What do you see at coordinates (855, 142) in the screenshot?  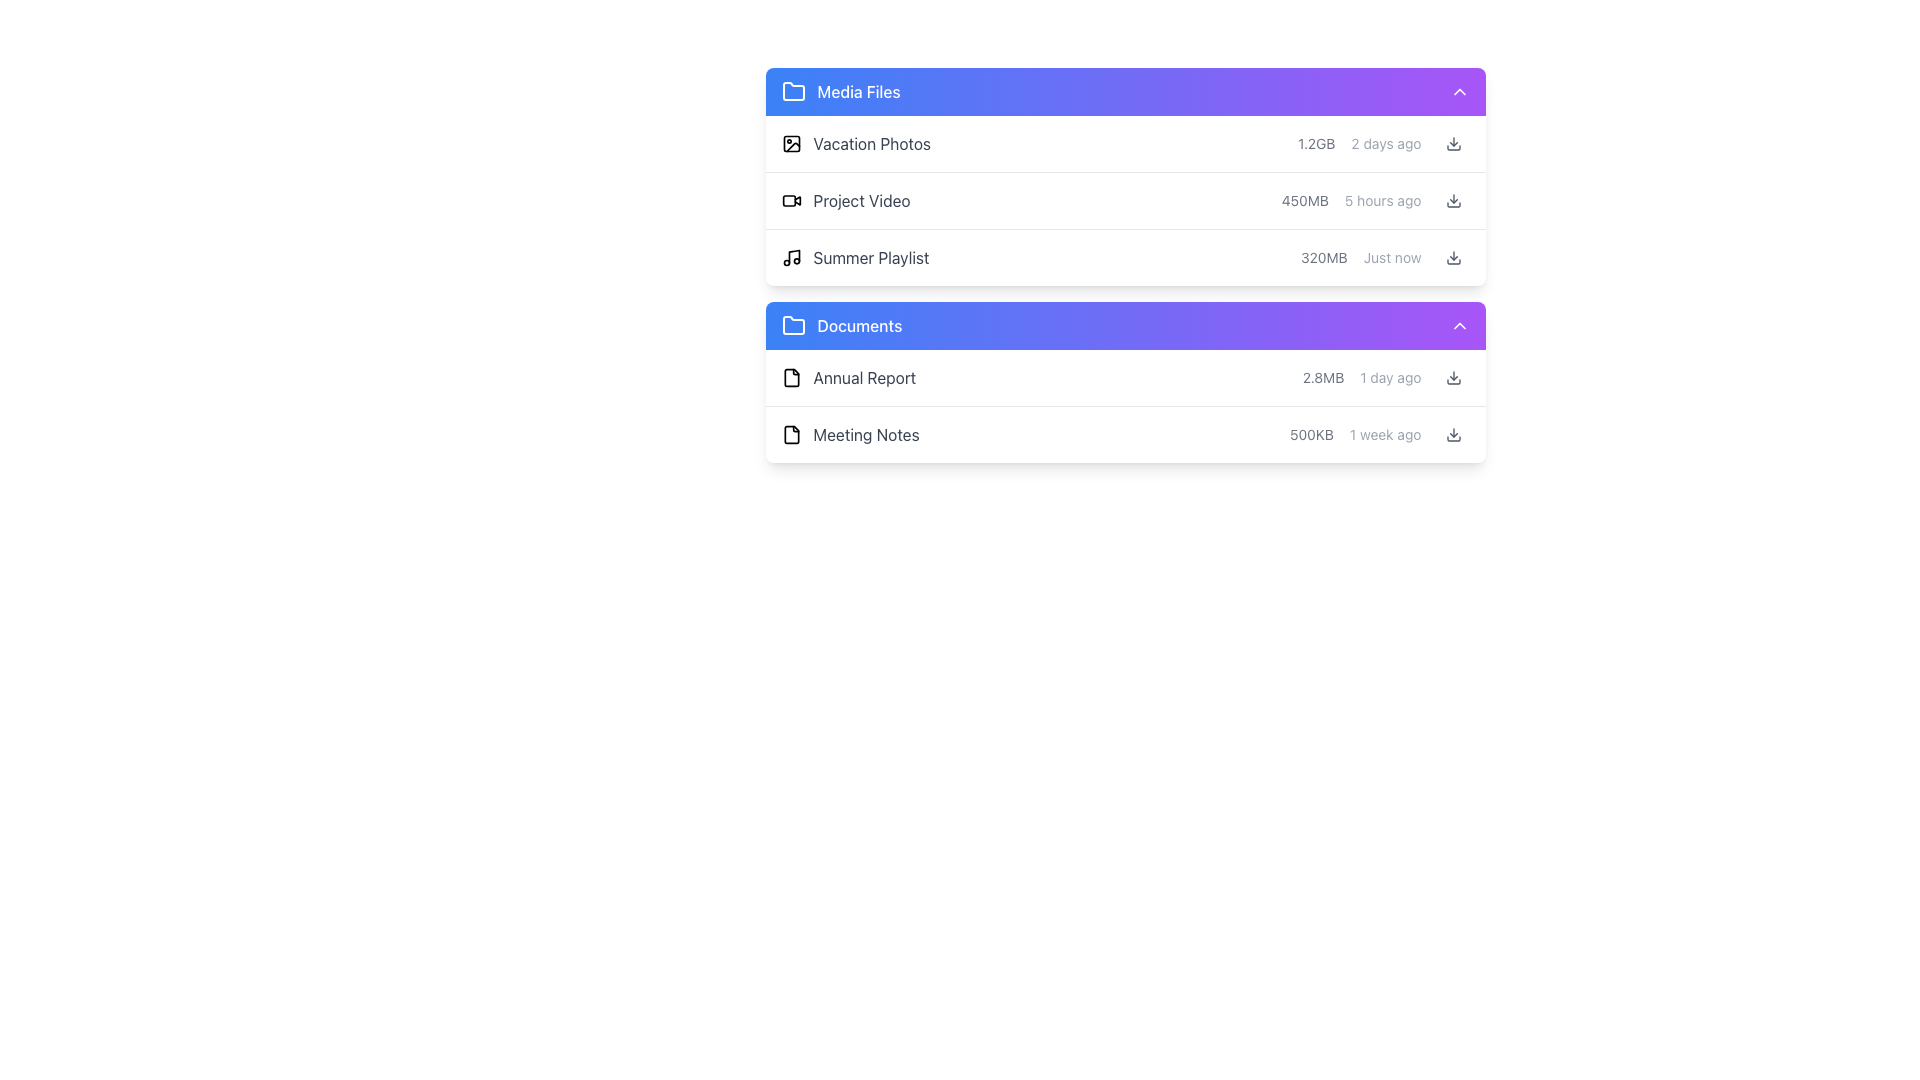 I see `the 'Vacation Photos' label with icon, which is the first item under the 'Media Files' section` at bounding box center [855, 142].